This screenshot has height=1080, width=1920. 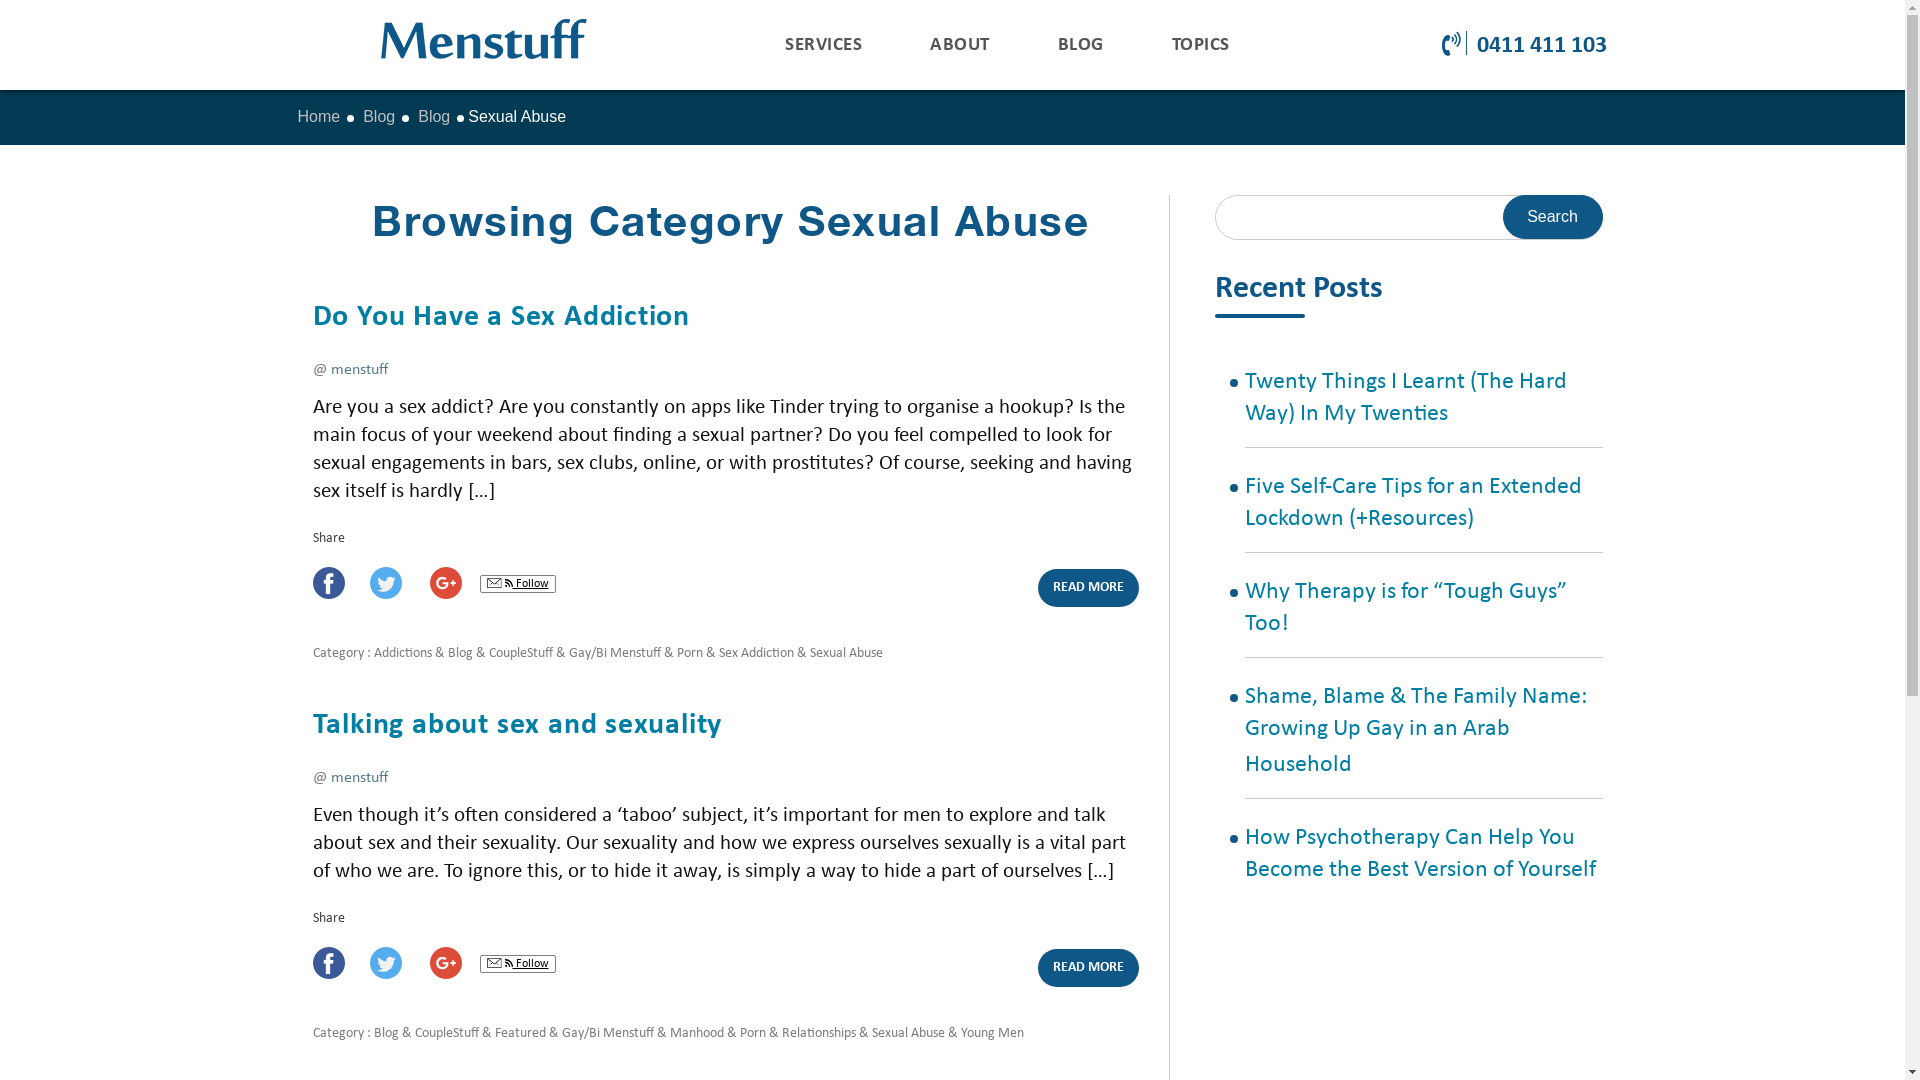 What do you see at coordinates (819, 1033) in the screenshot?
I see `'Relationships'` at bounding box center [819, 1033].